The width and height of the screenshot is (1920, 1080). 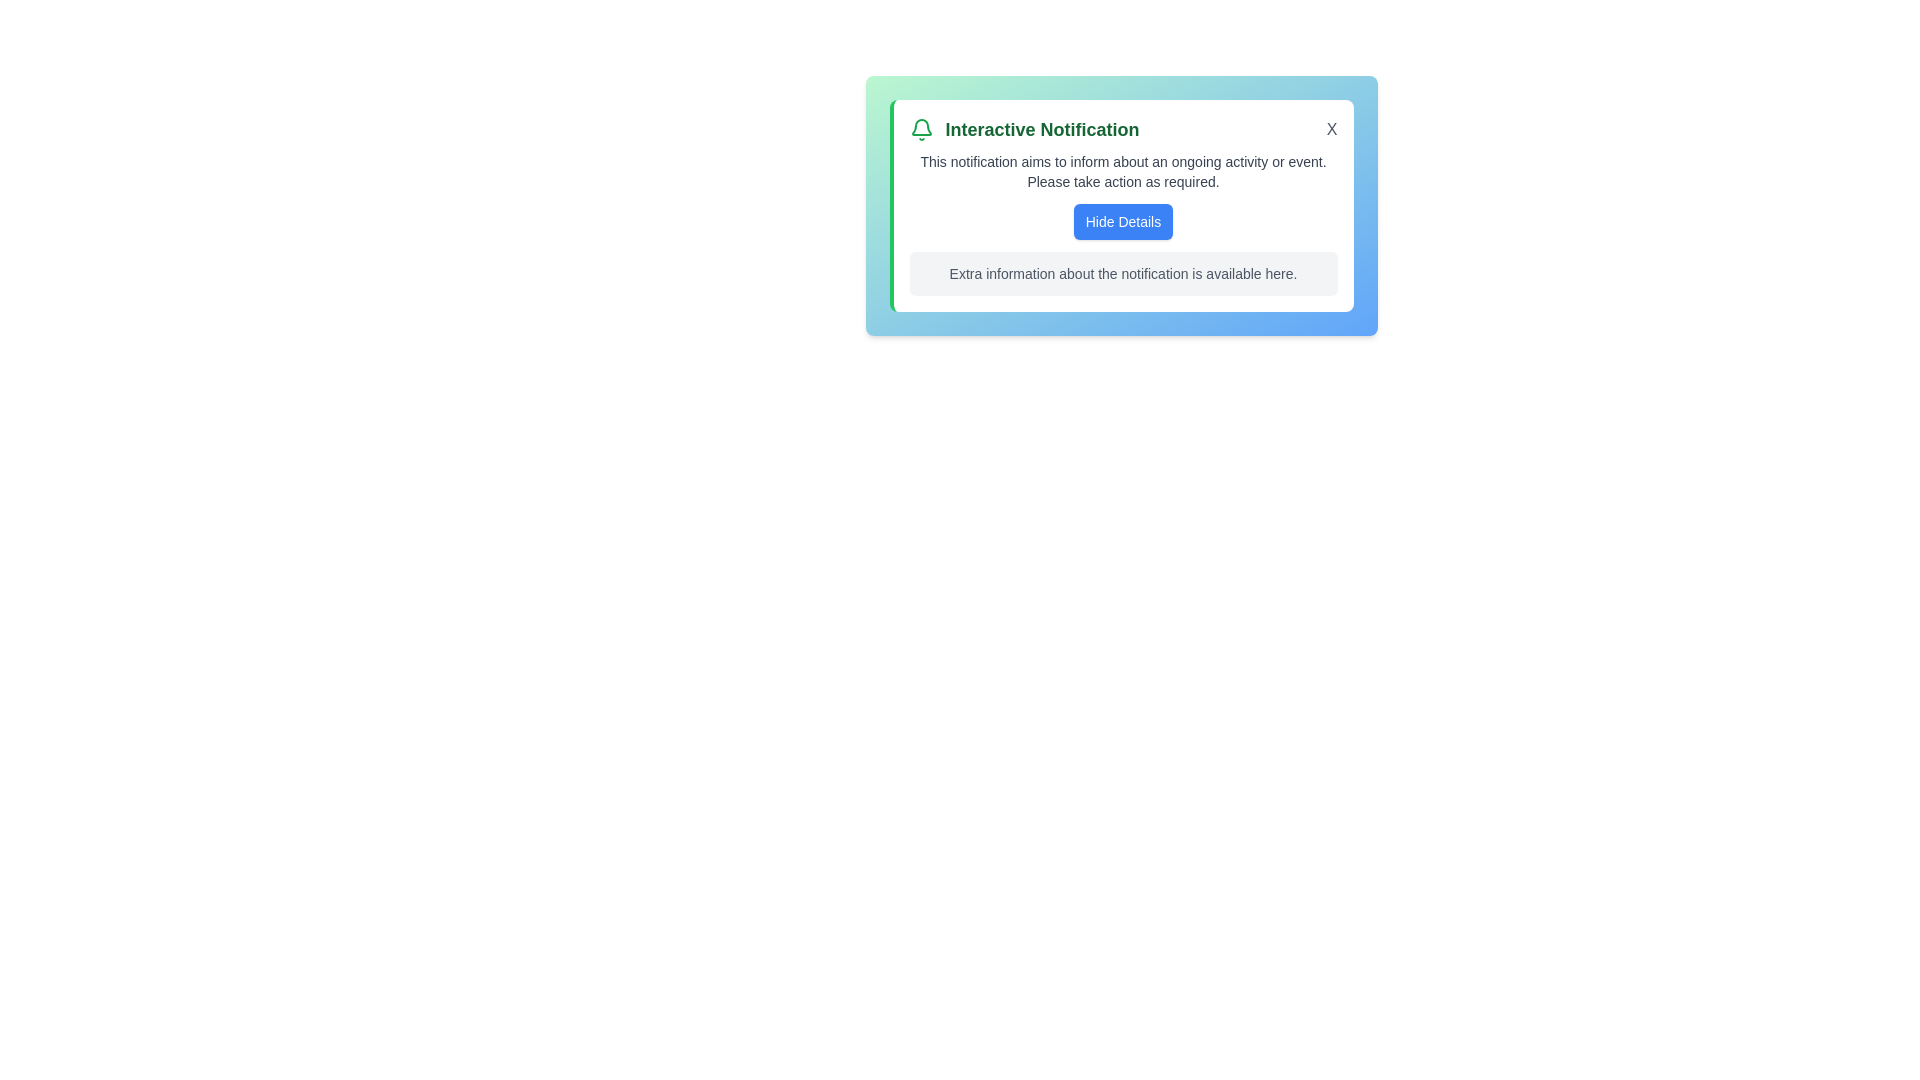 What do you see at coordinates (920, 130) in the screenshot?
I see `the notification bell icon` at bounding box center [920, 130].